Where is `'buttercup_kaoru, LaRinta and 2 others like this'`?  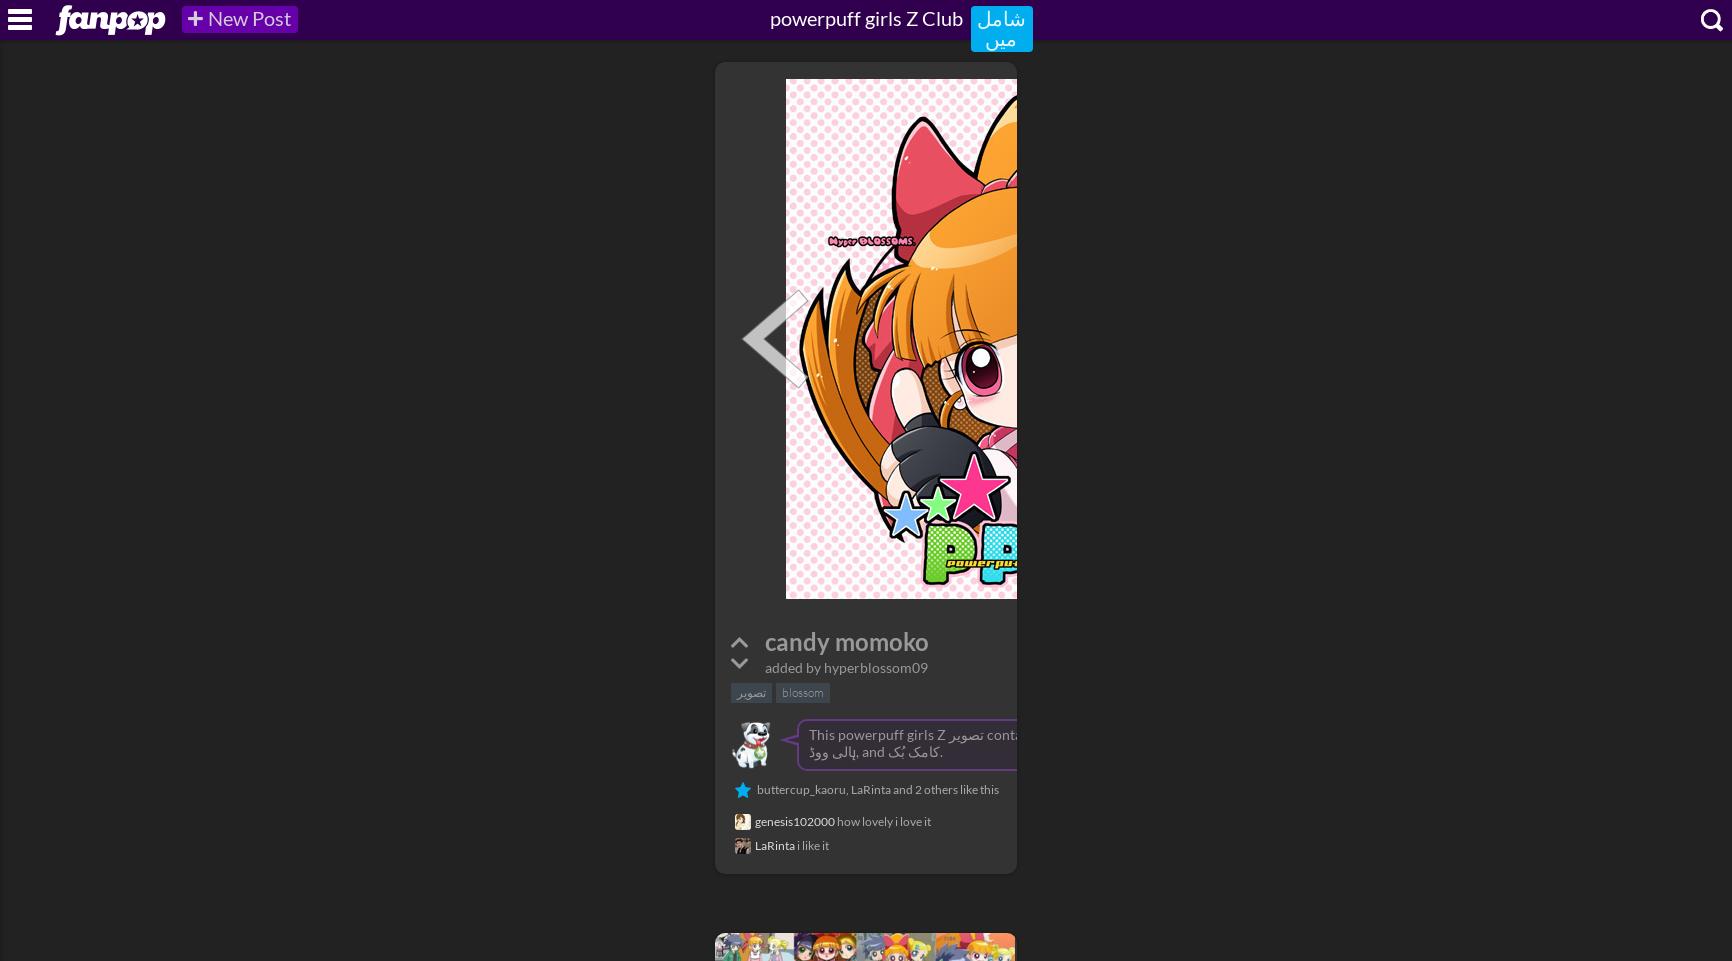 'buttercup_kaoru, LaRinta and 2 others like this' is located at coordinates (877, 788).